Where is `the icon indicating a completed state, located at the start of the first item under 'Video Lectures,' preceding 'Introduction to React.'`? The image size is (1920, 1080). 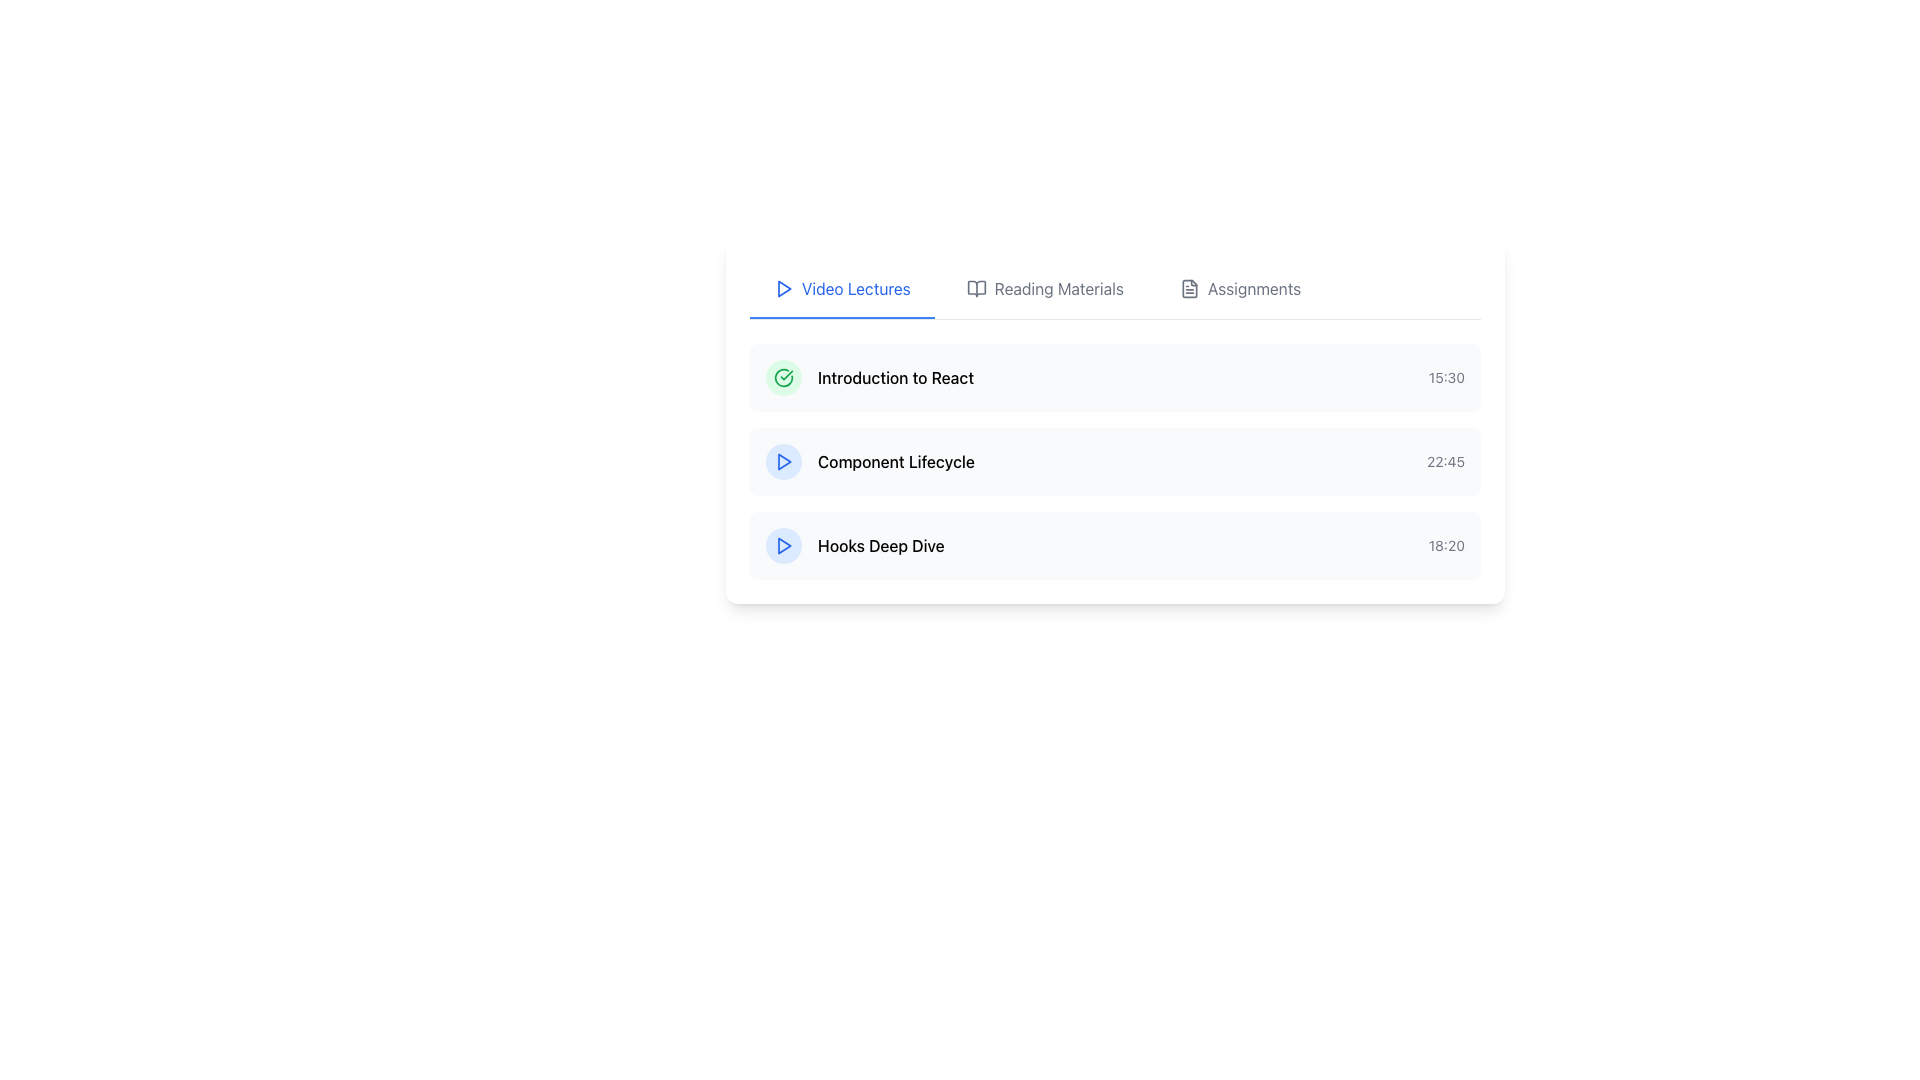 the icon indicating a completed state, located at the start of the first item under 'Video Lectures,' preceding 'Introduction to React.' is located at coordinates (782, 378).